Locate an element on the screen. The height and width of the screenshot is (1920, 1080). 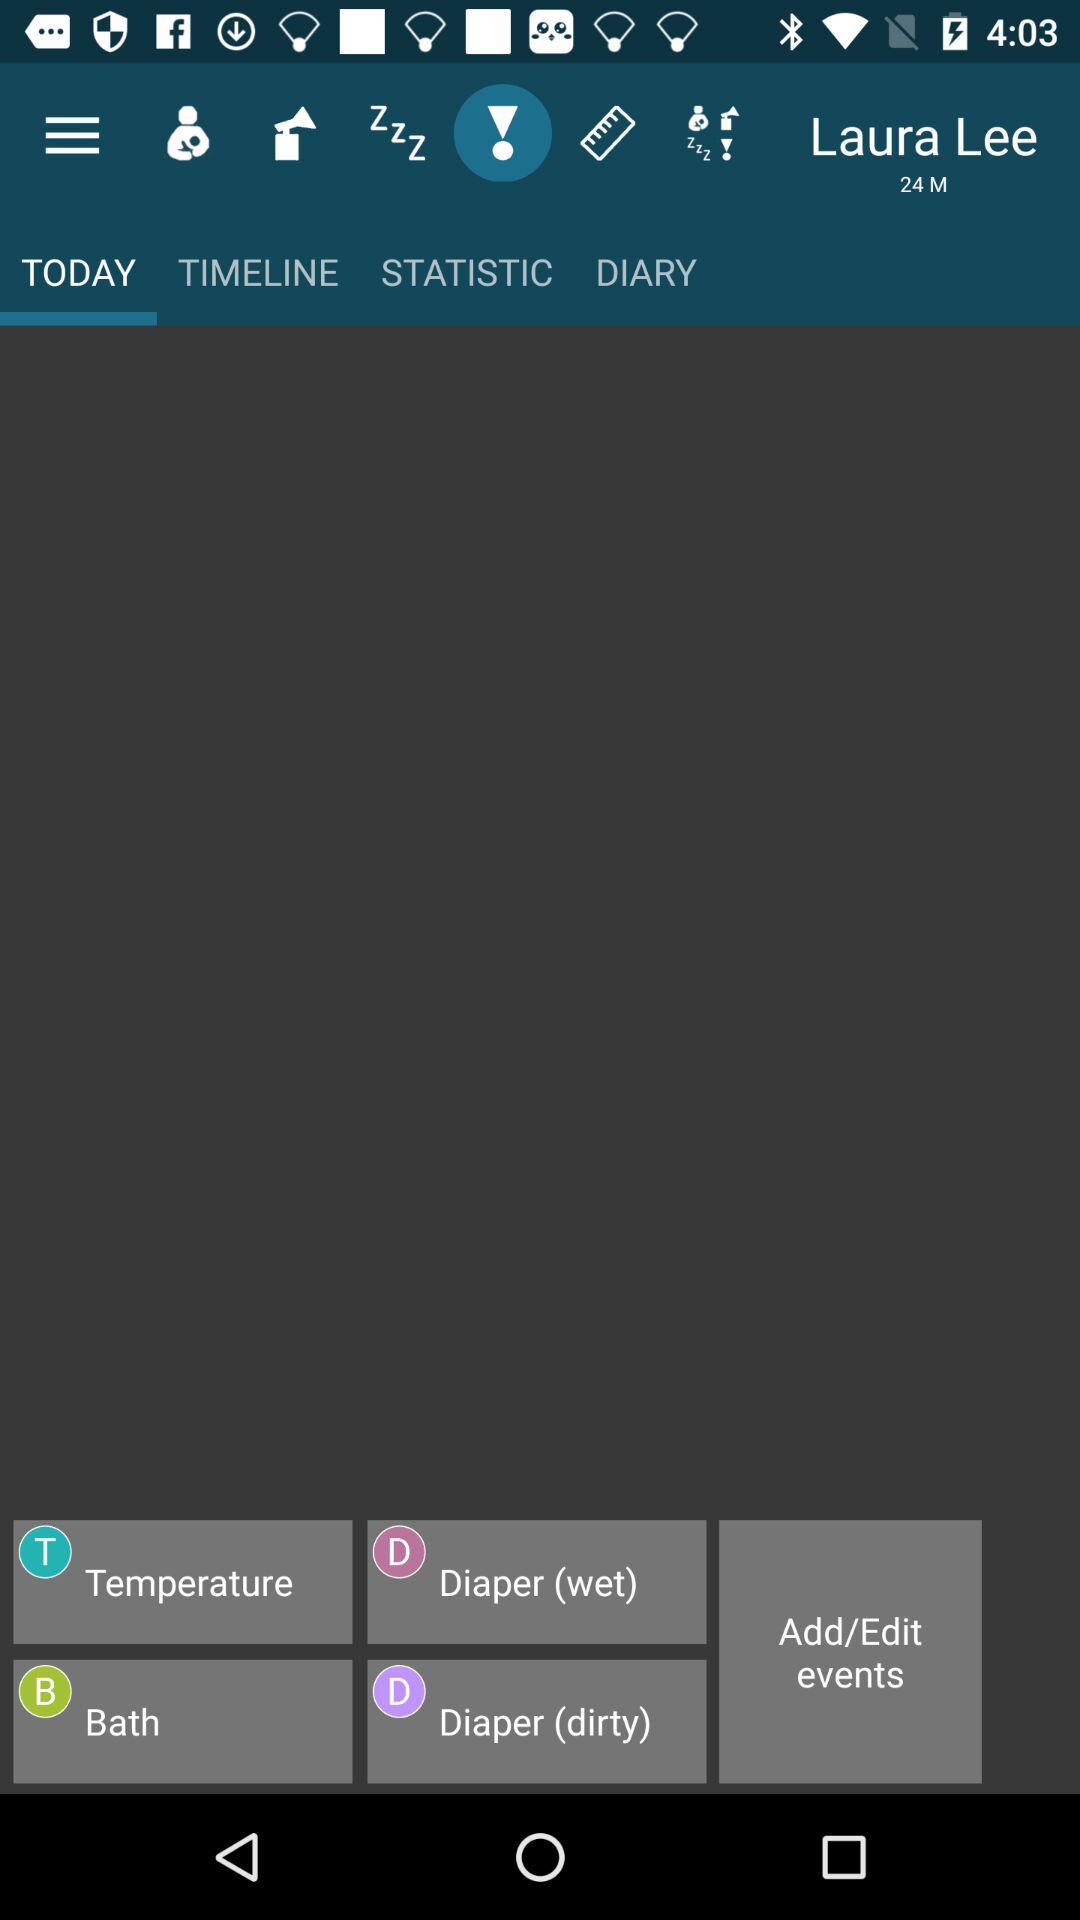
the icon above the temperature item is located at coordinates (540, 932).